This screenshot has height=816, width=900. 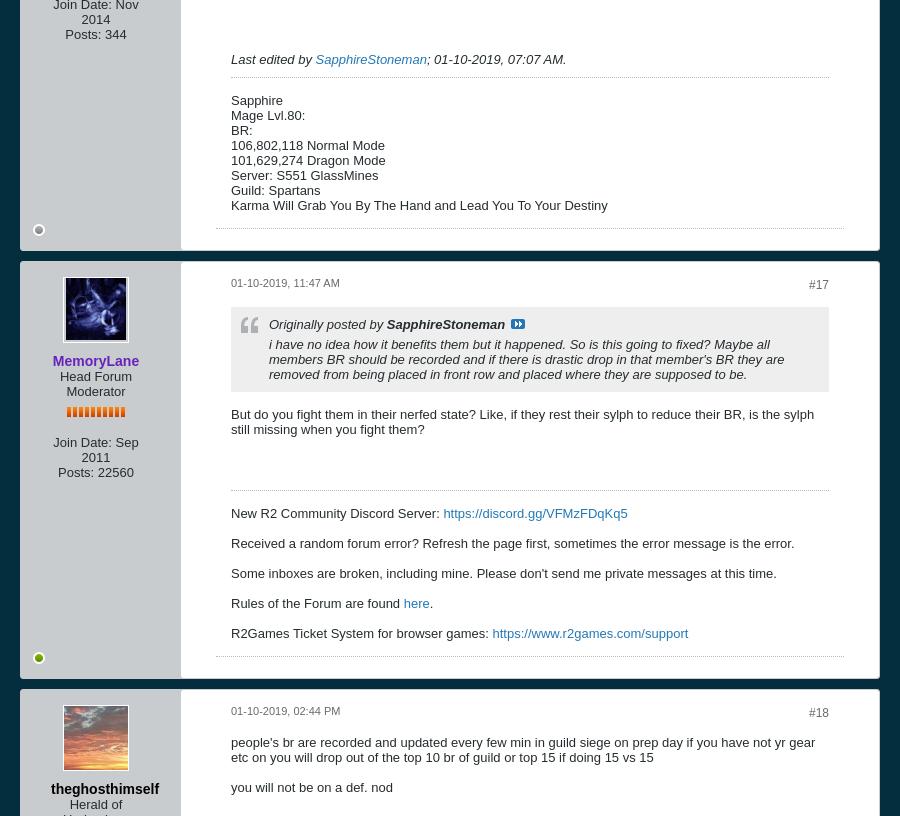 I want to click on 'Some inboxes are broken, including mine. Please don't send me private messages at this time.', so click(x=502, y=572).